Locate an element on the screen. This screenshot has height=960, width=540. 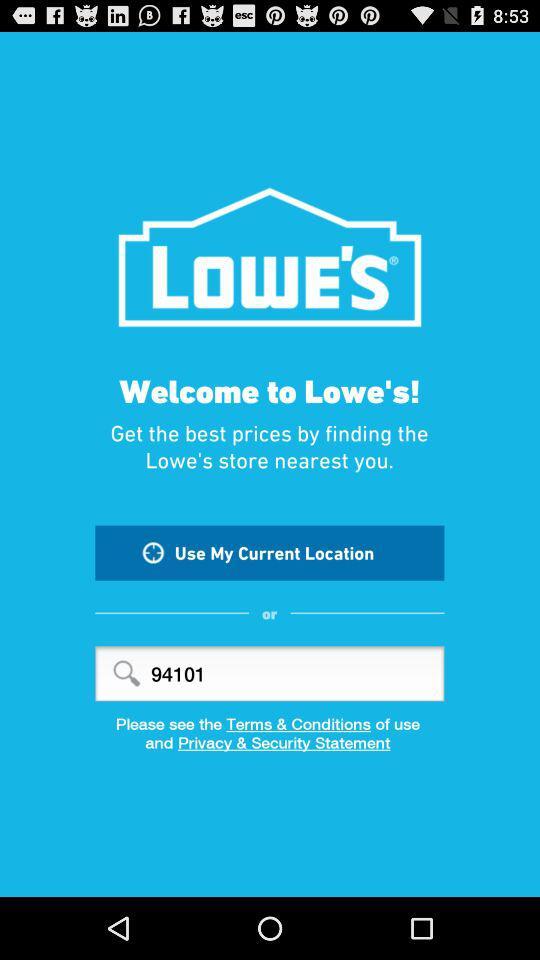
please see the item is located at coordinates (270, 722).